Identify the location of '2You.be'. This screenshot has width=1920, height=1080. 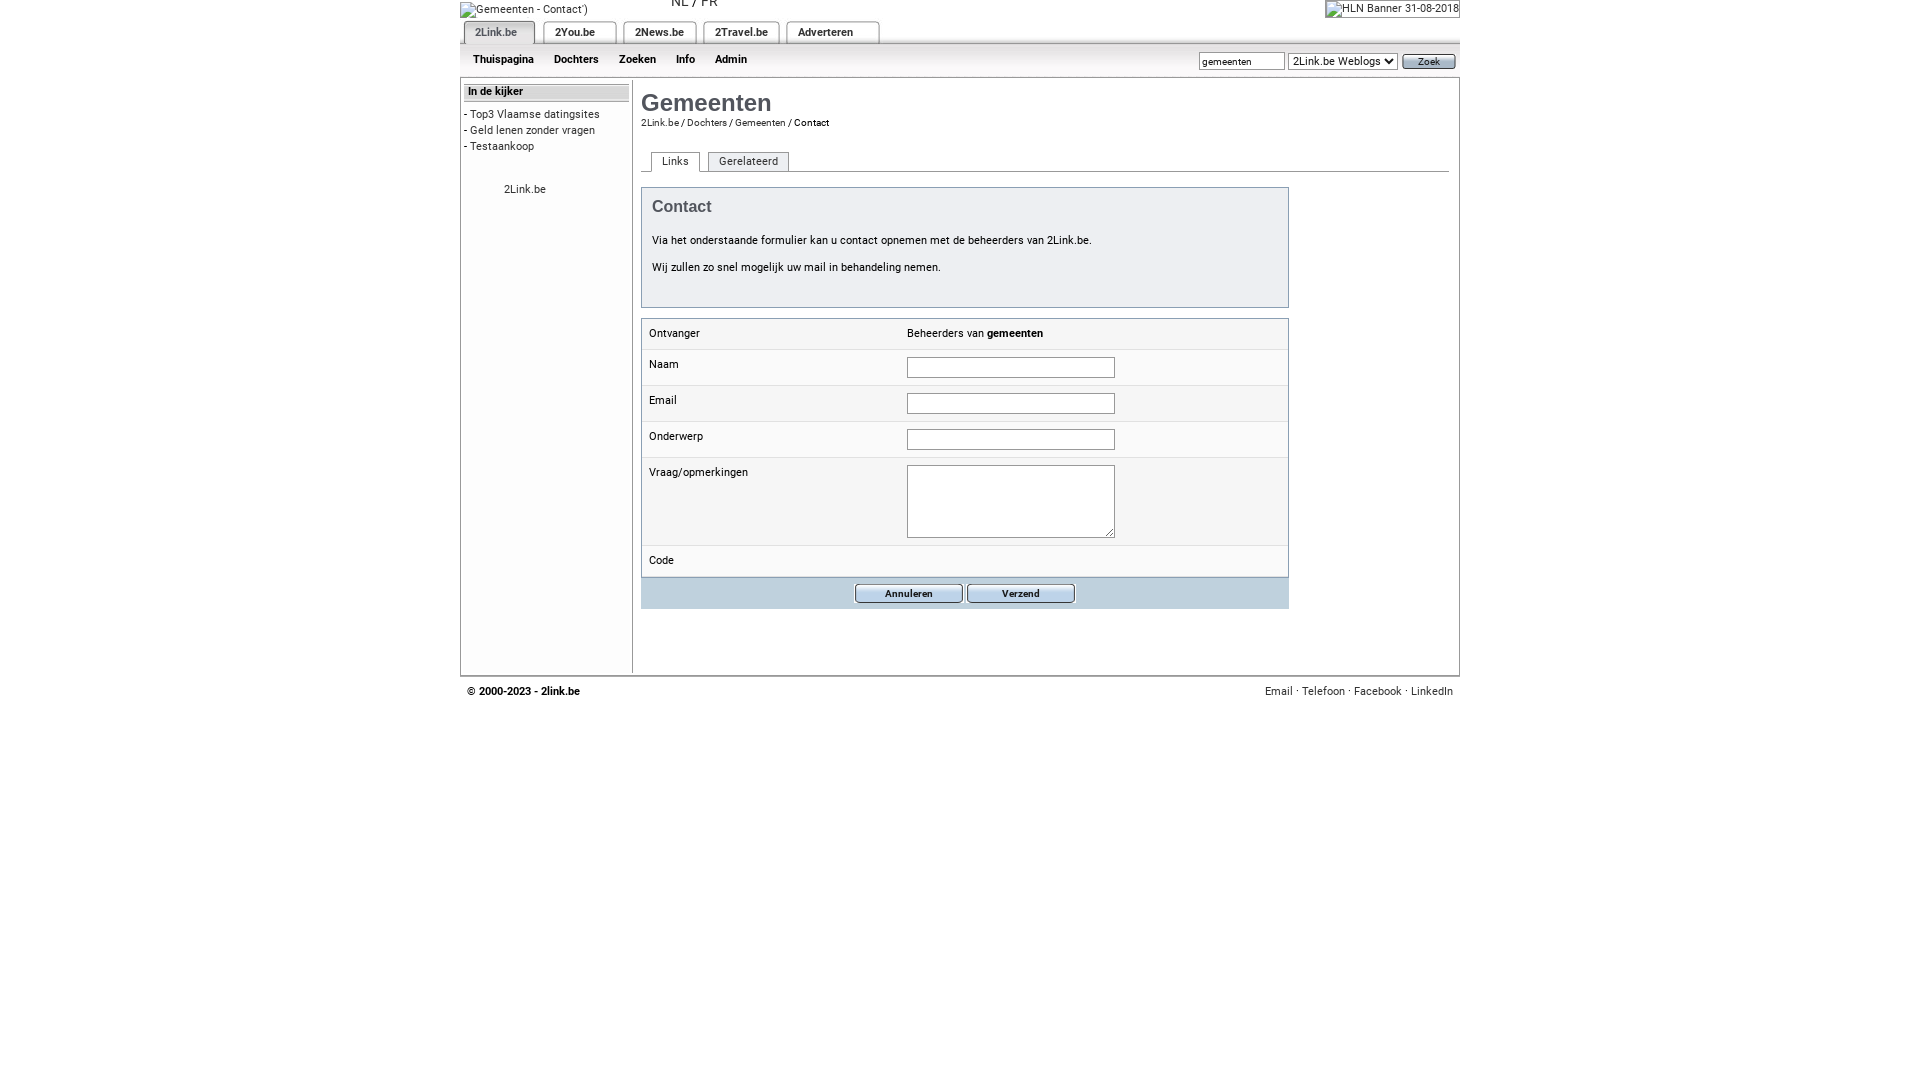
(574, 32).